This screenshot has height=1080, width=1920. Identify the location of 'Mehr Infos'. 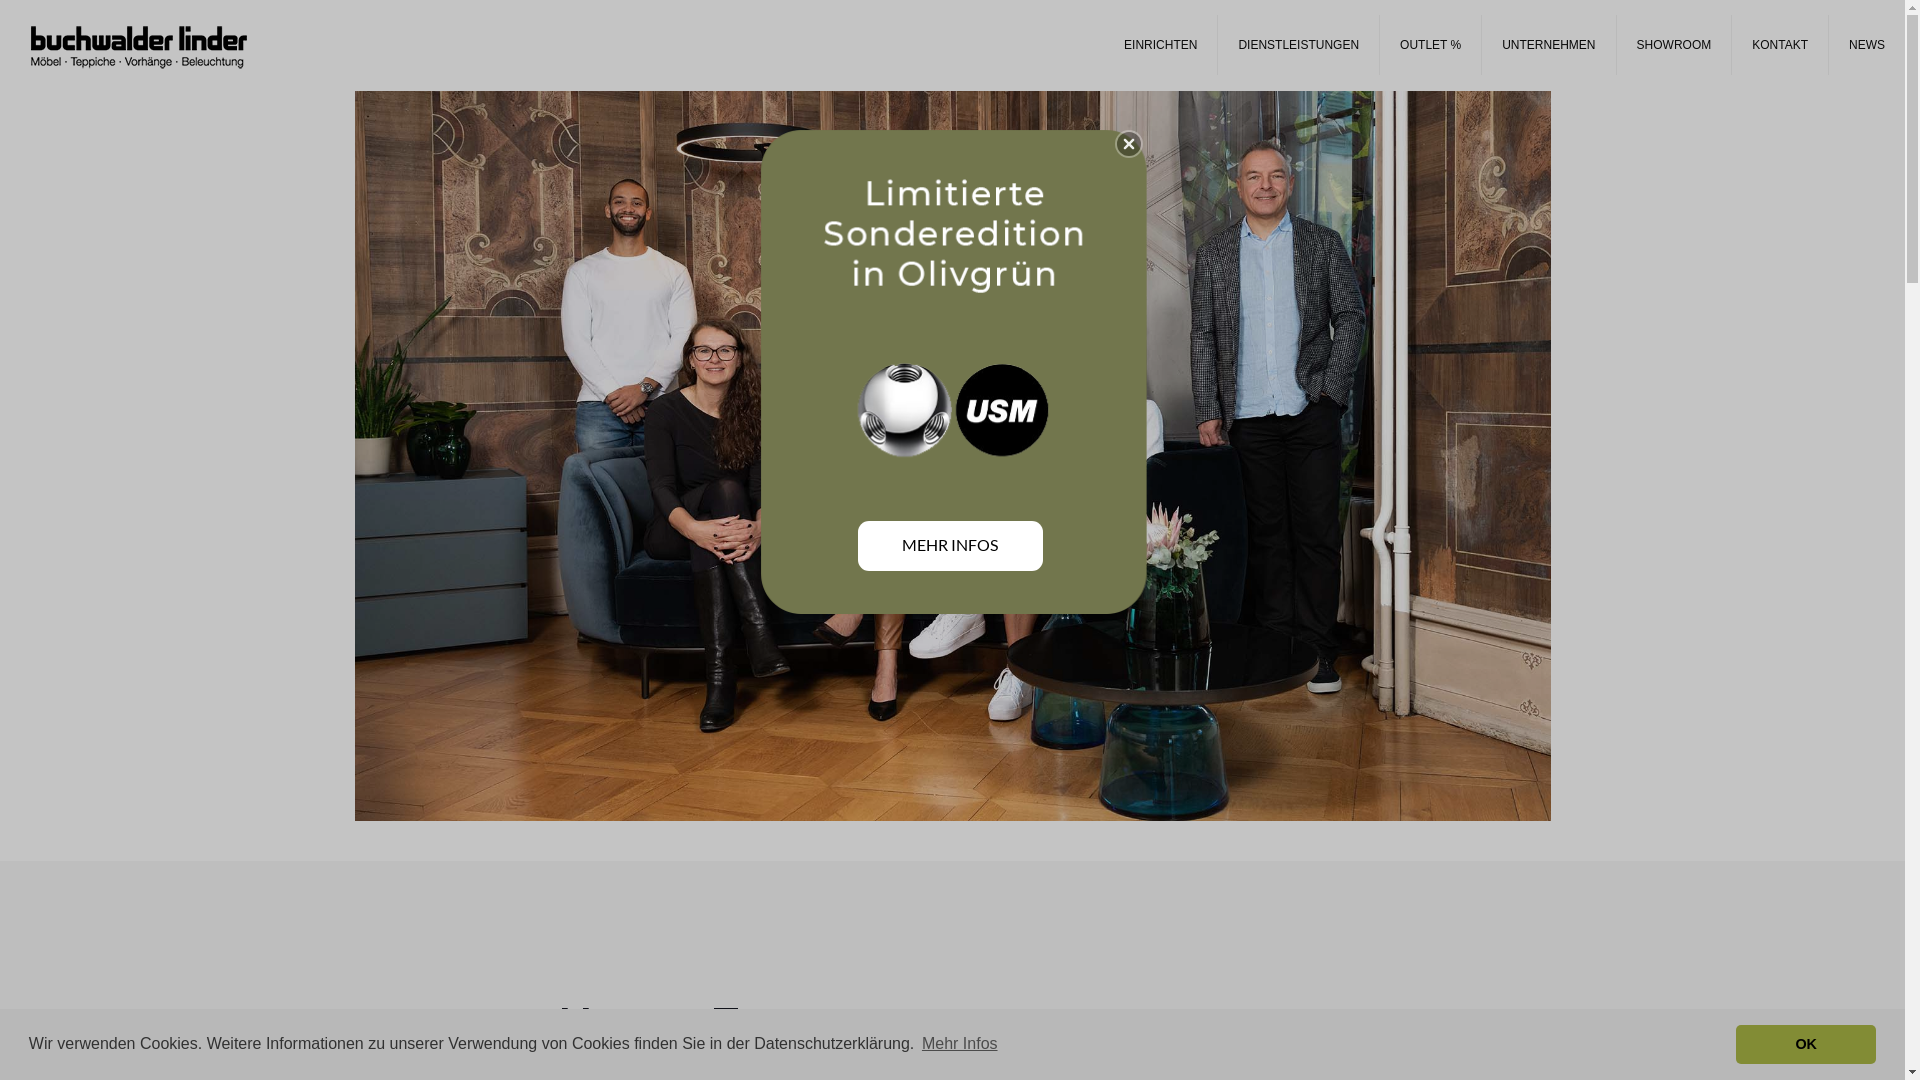
(917, 1043).